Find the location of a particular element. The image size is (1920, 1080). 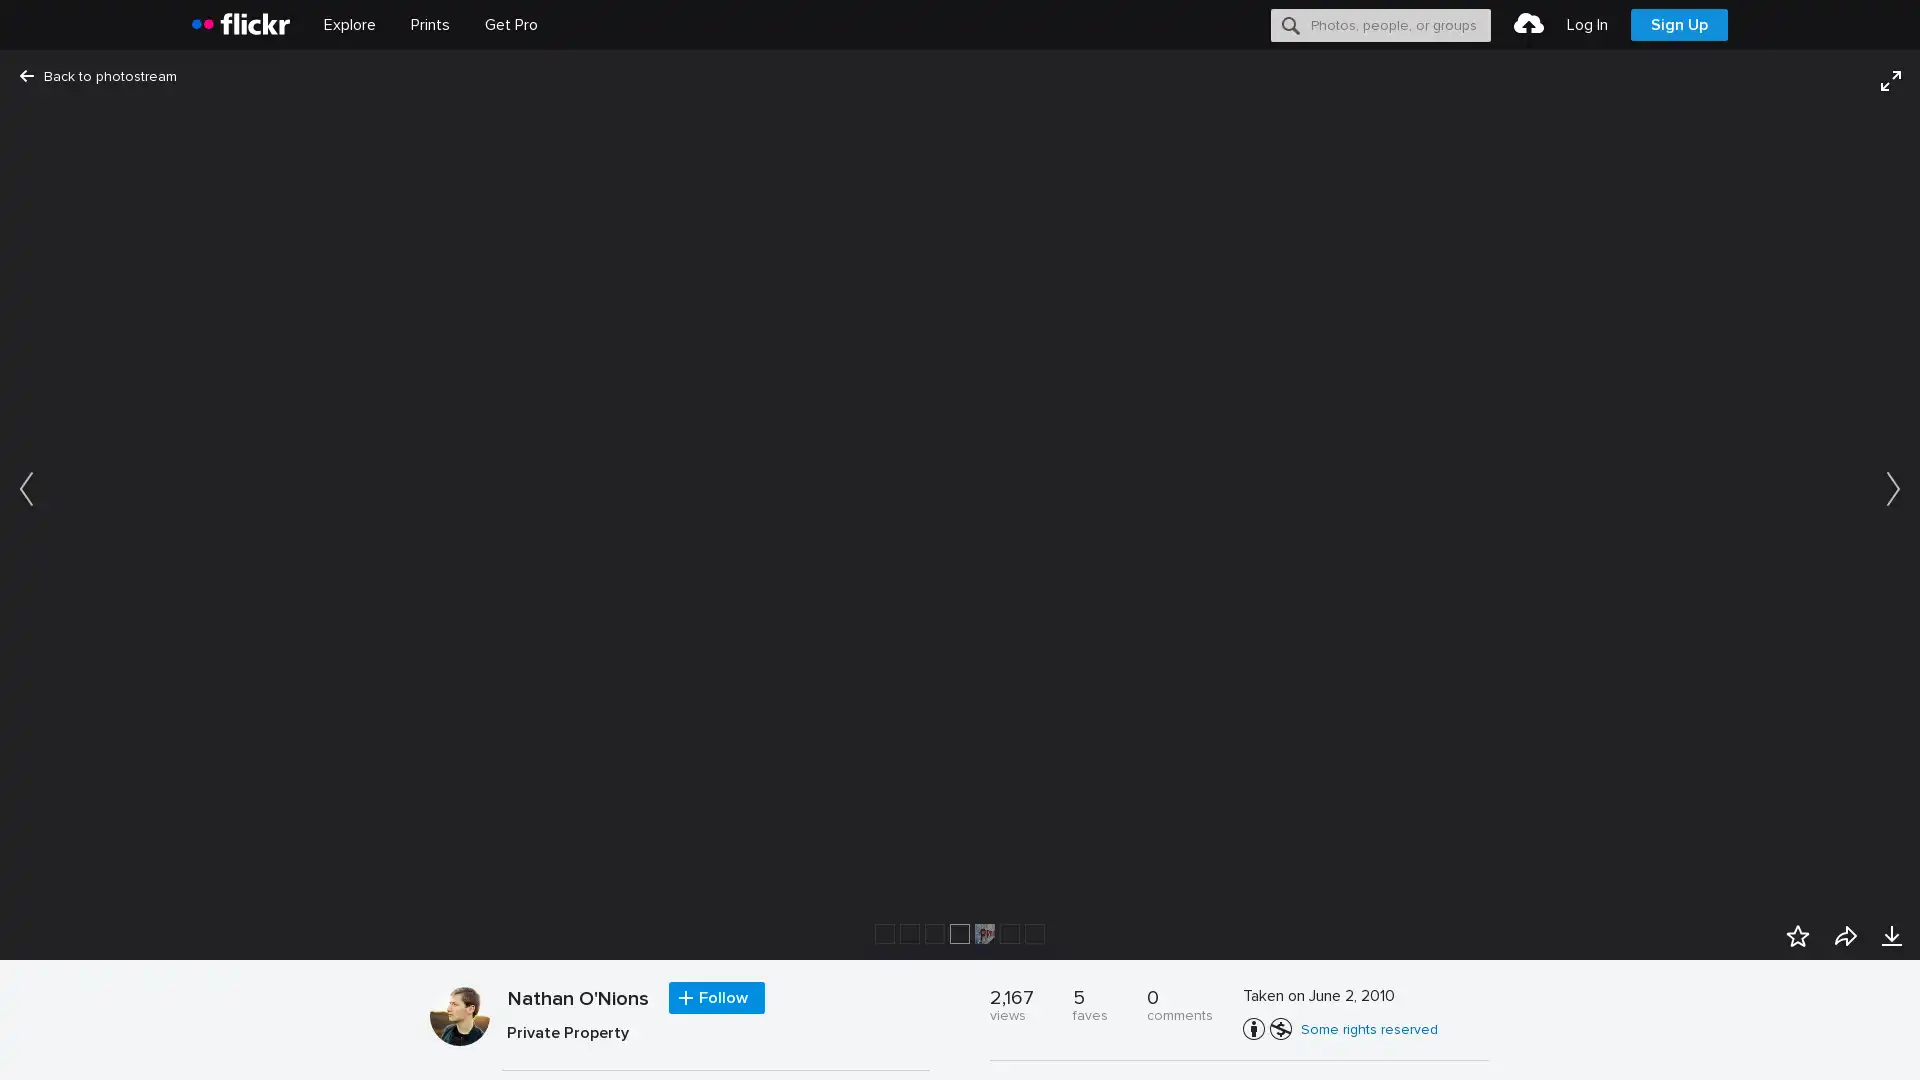

Accept is located at coordinates (1525, 1041).